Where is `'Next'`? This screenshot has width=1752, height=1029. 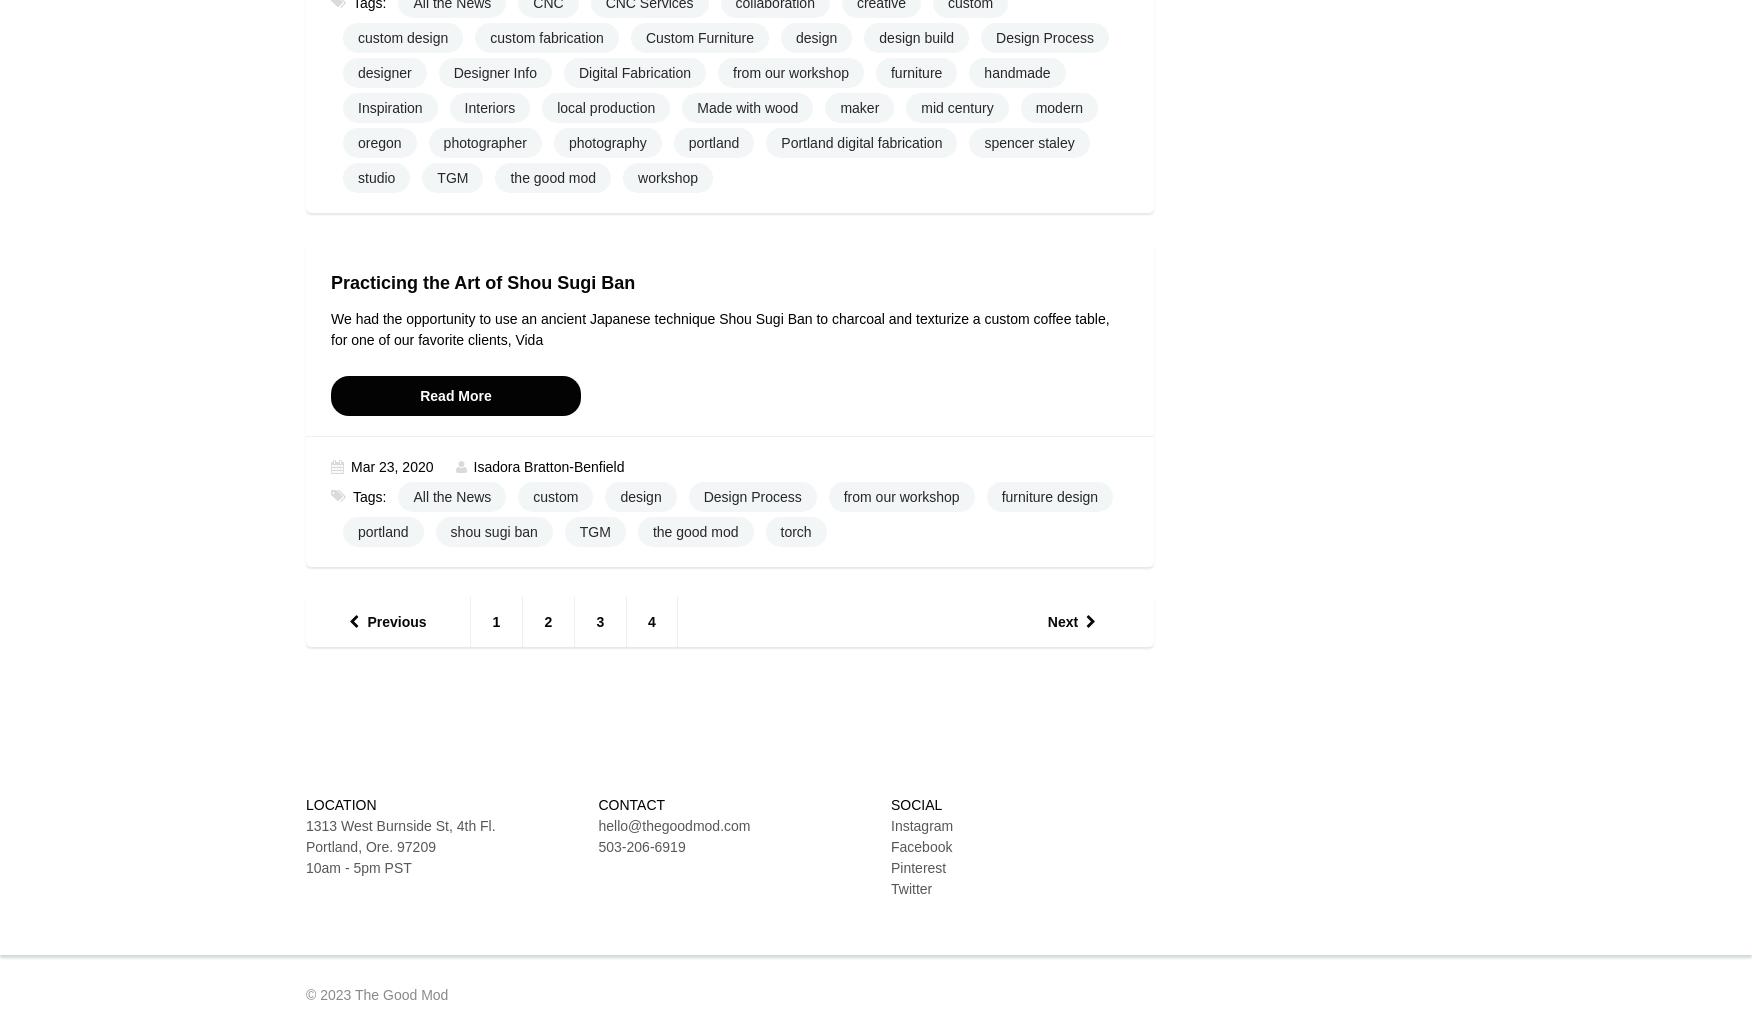 'Next' is located at coordinates (1062, 622).